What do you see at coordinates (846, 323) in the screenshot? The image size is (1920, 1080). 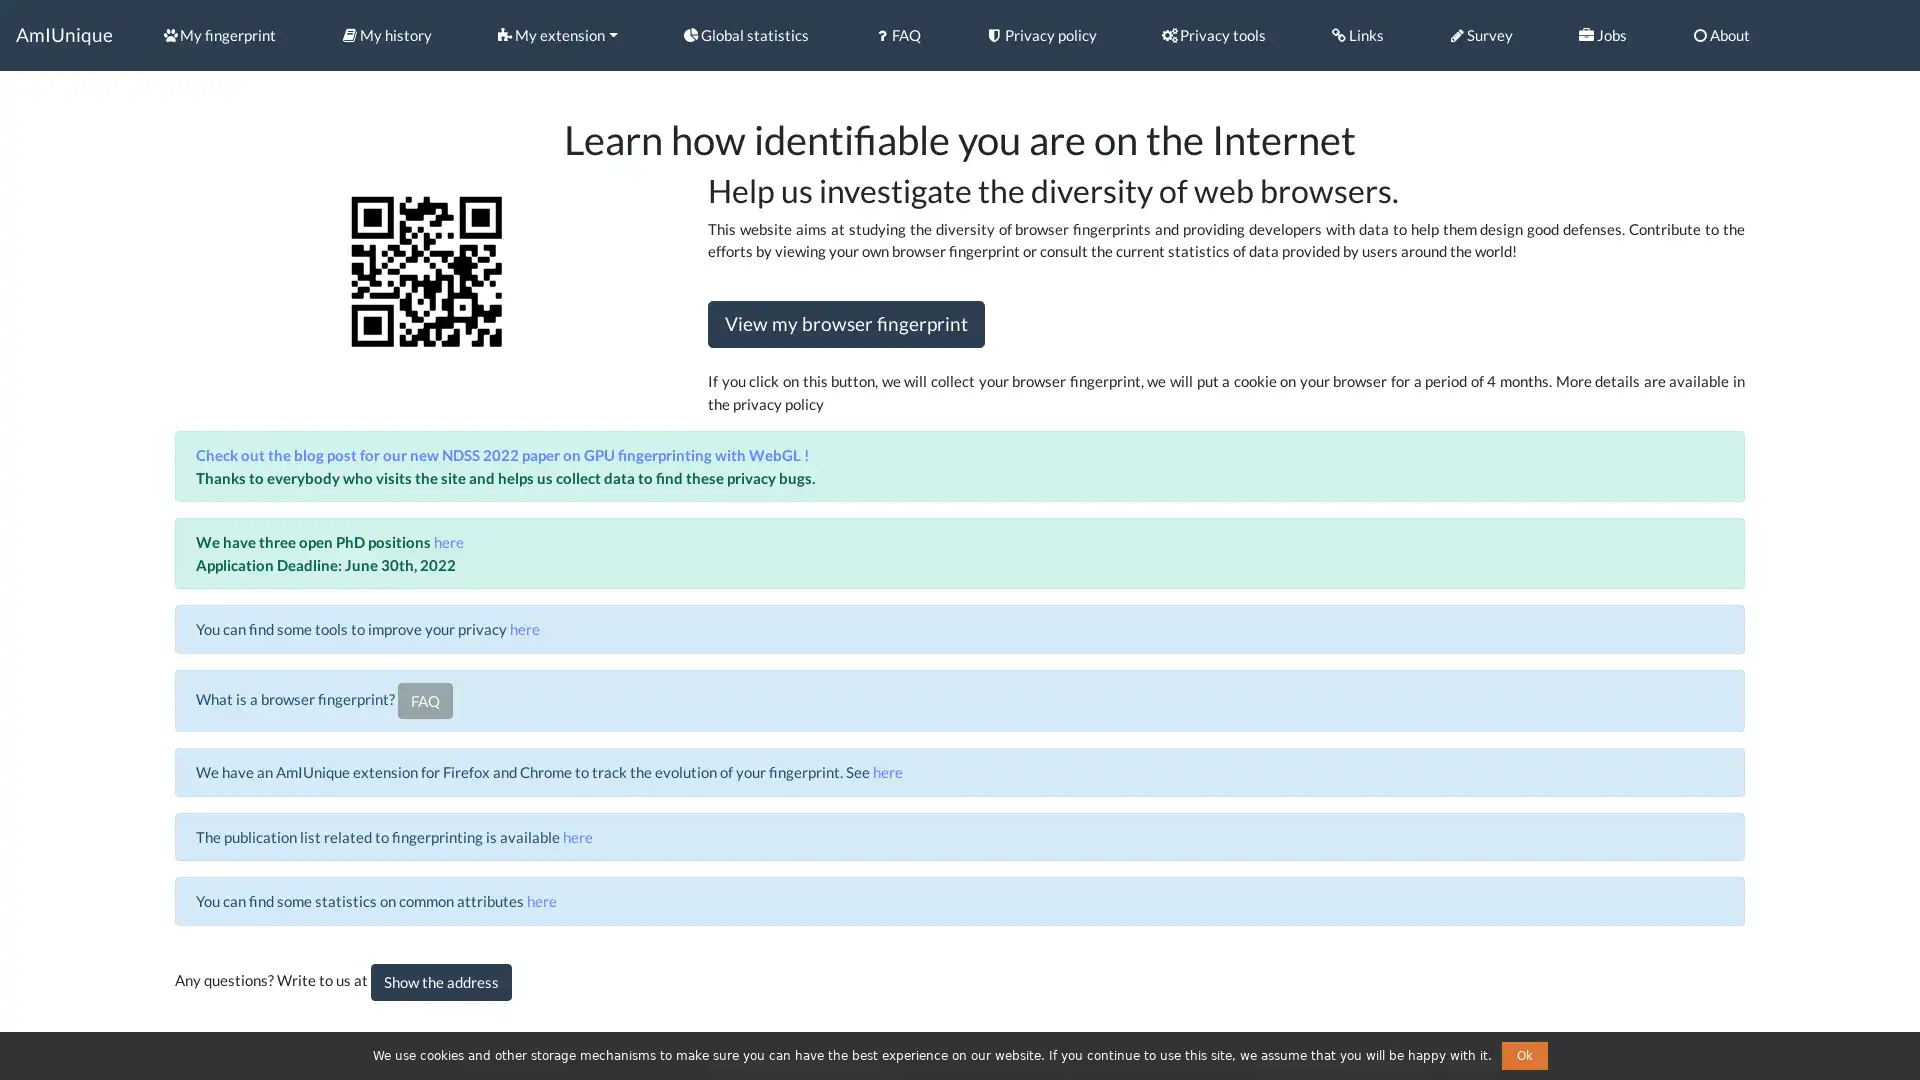 I see `View my browser fingerprint` at bounding box center [846, 323].